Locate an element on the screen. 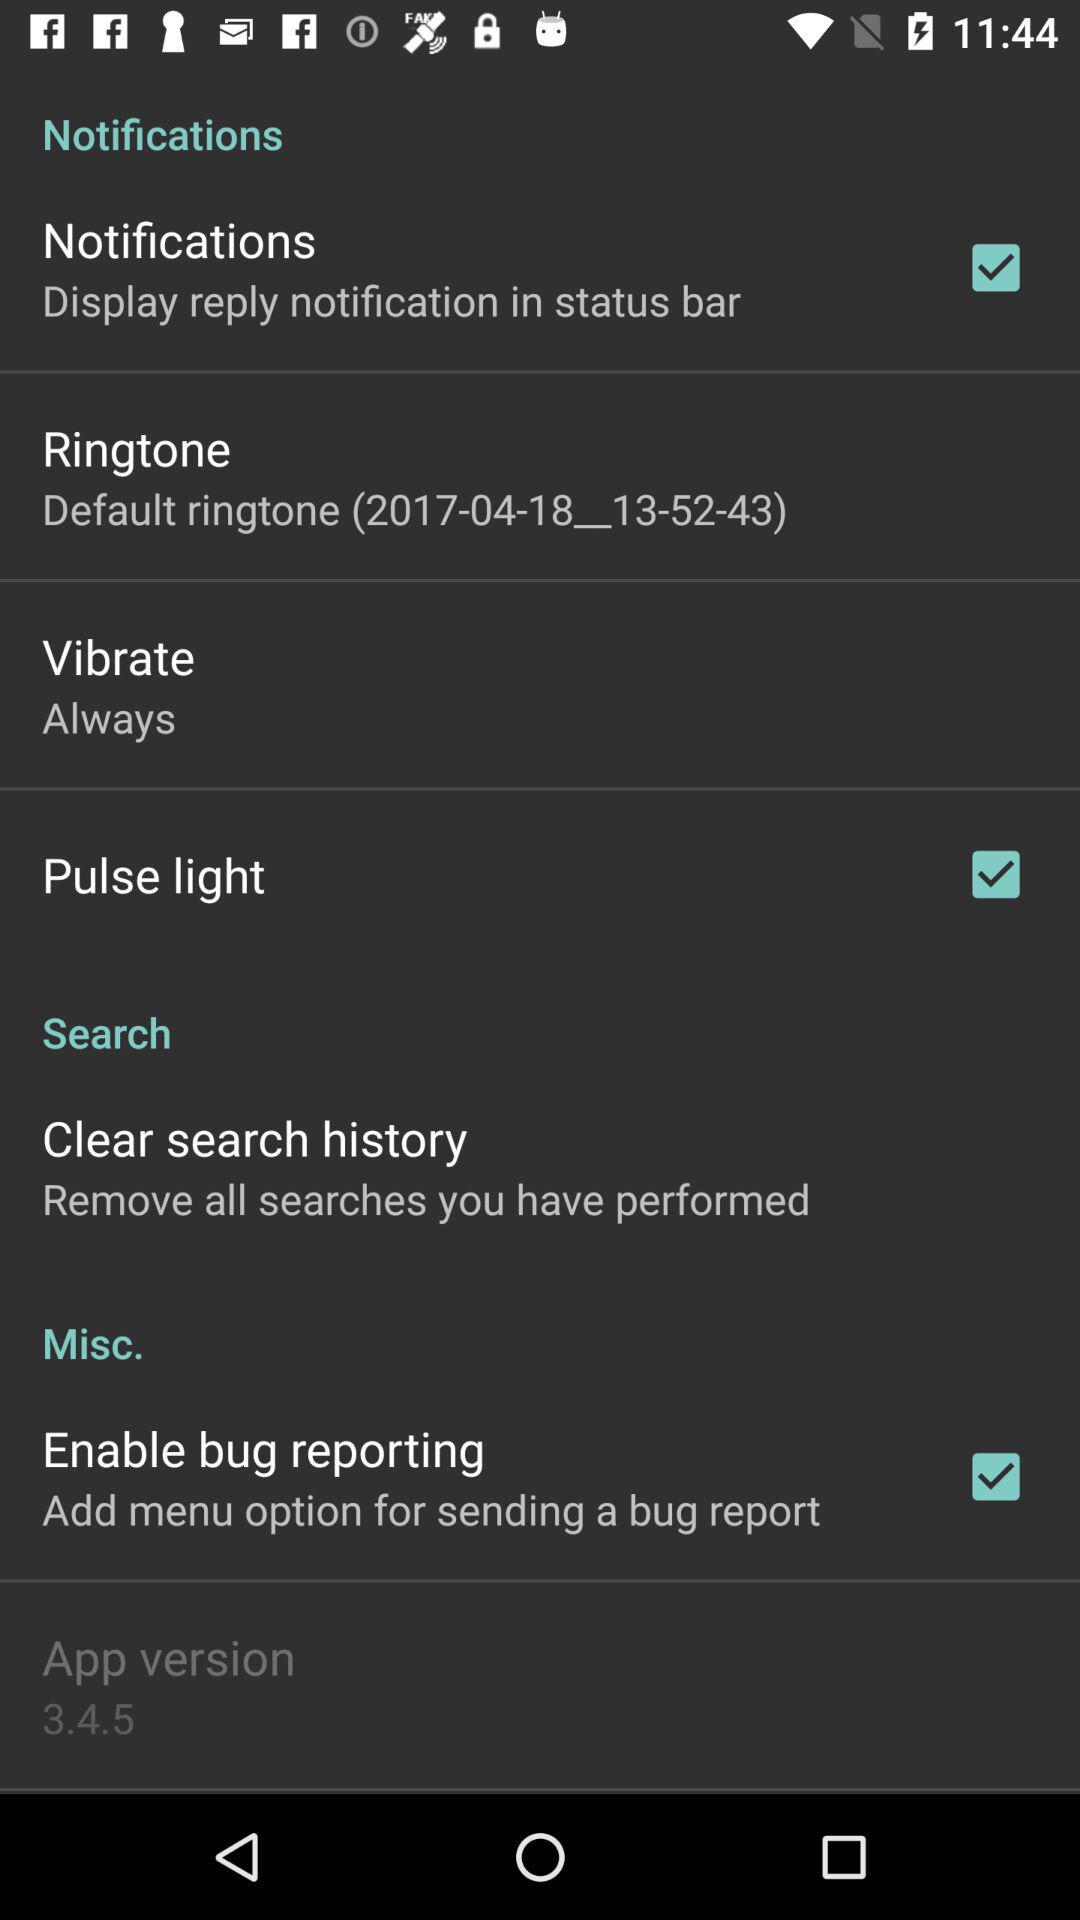  pulse light is located at coordinates (152, 874).